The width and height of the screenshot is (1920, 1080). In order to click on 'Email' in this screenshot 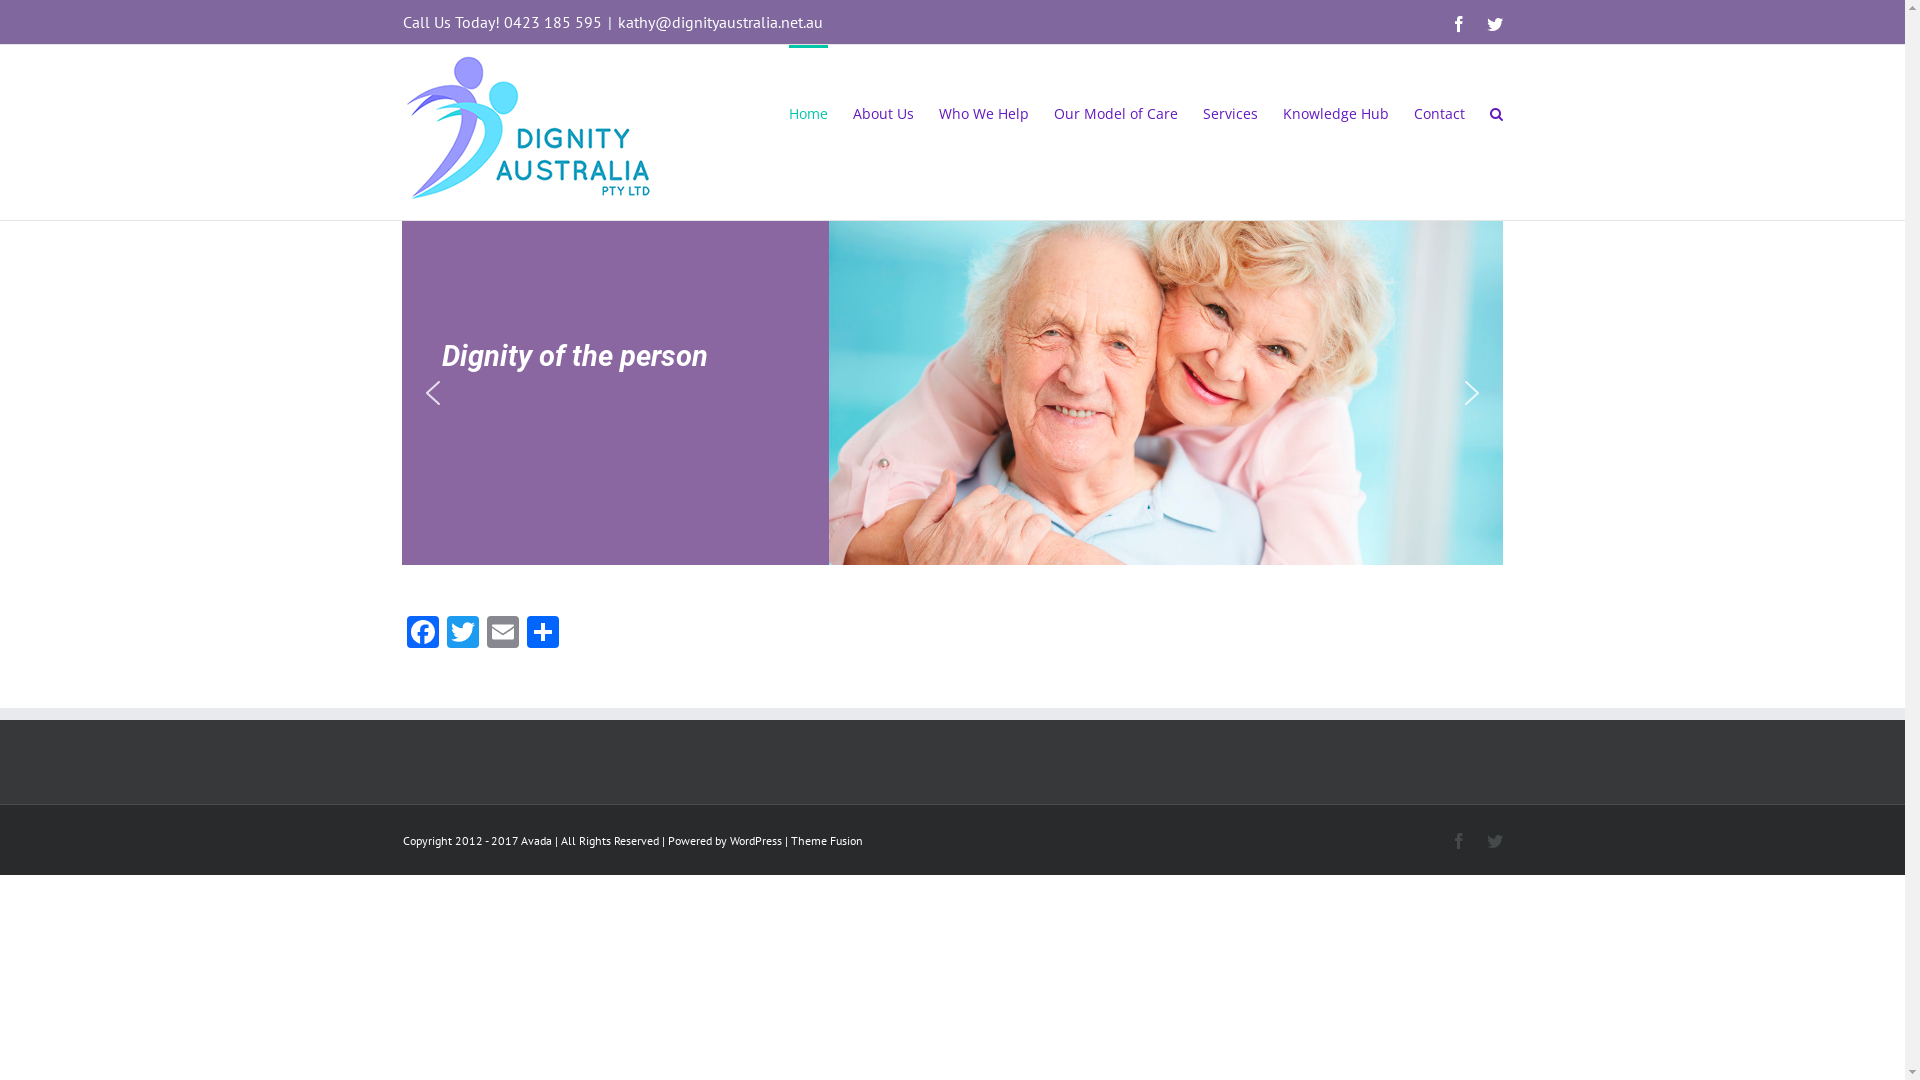, I will do `click(502, 633)`.